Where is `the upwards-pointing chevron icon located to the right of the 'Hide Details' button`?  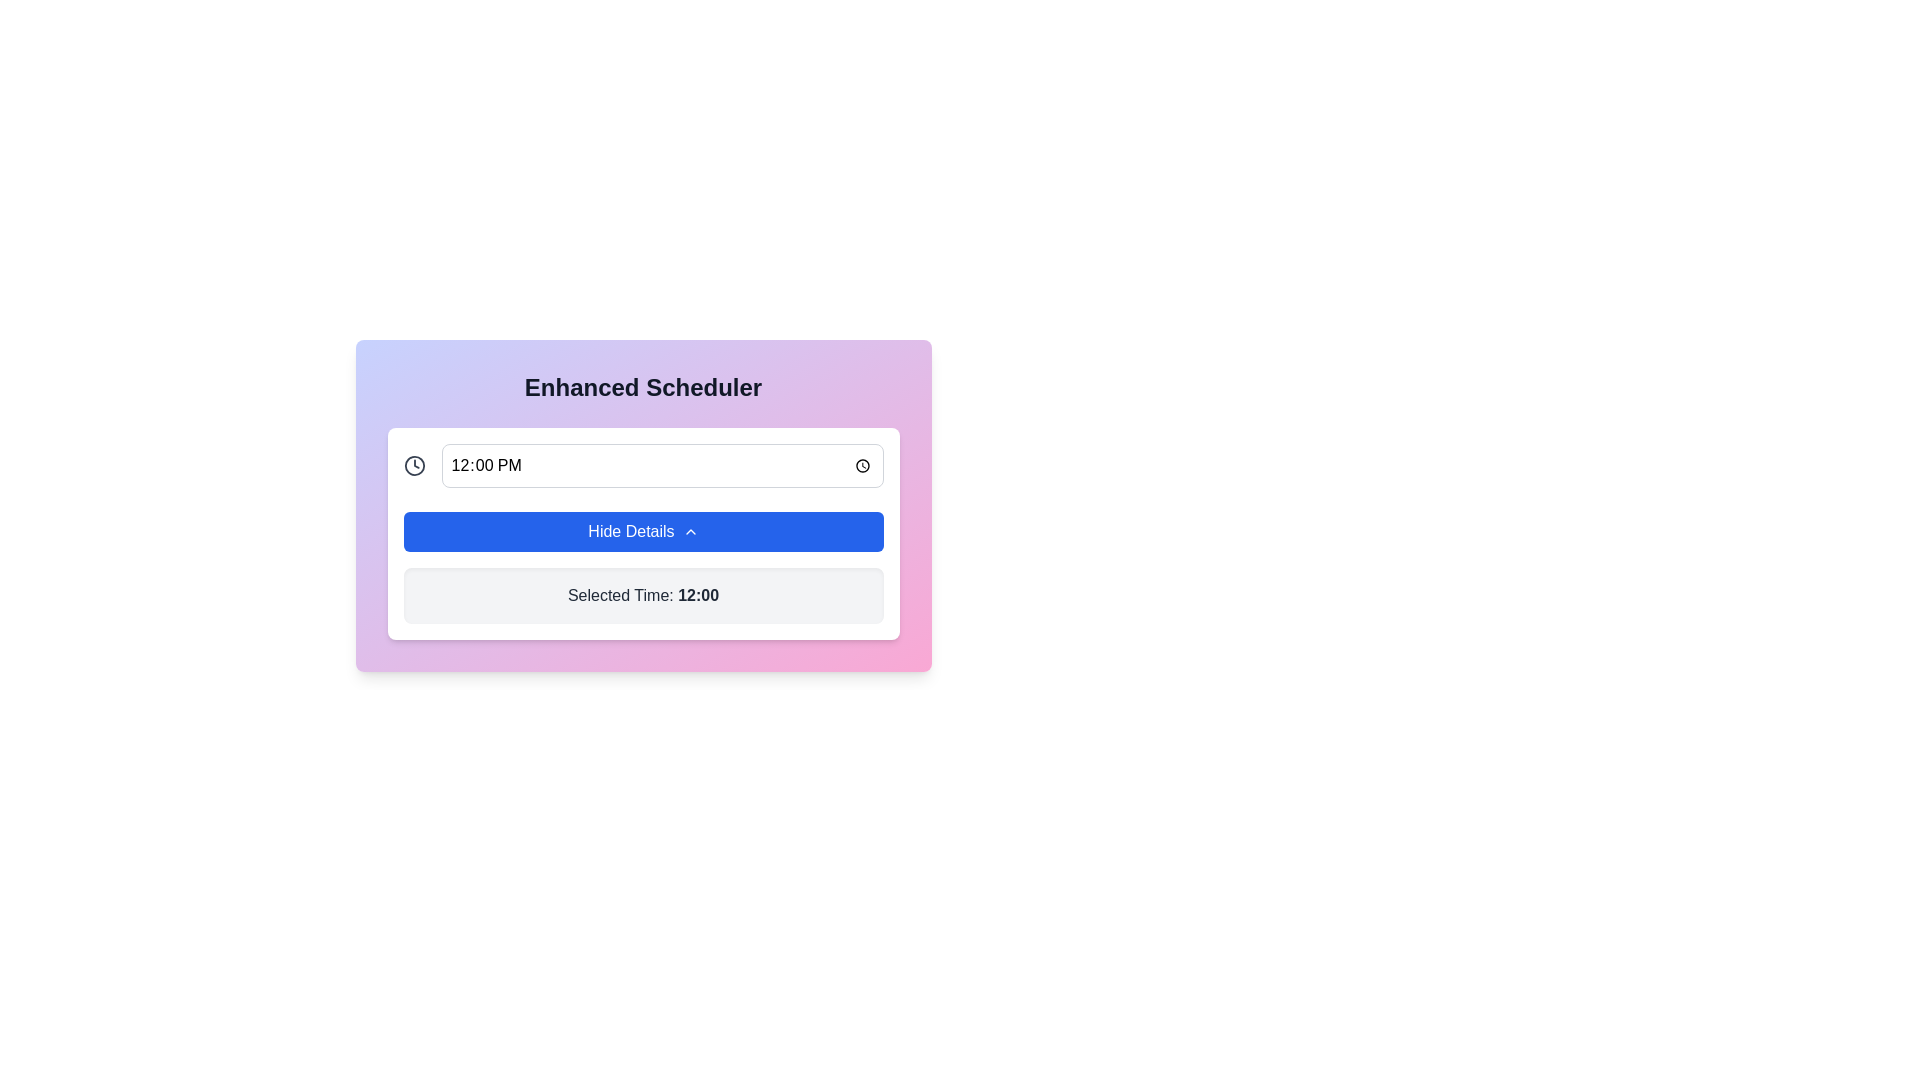 the upwards-pointing chevron icon located to the right of the 'Hide Details' button is located at coordinates (690, 531).